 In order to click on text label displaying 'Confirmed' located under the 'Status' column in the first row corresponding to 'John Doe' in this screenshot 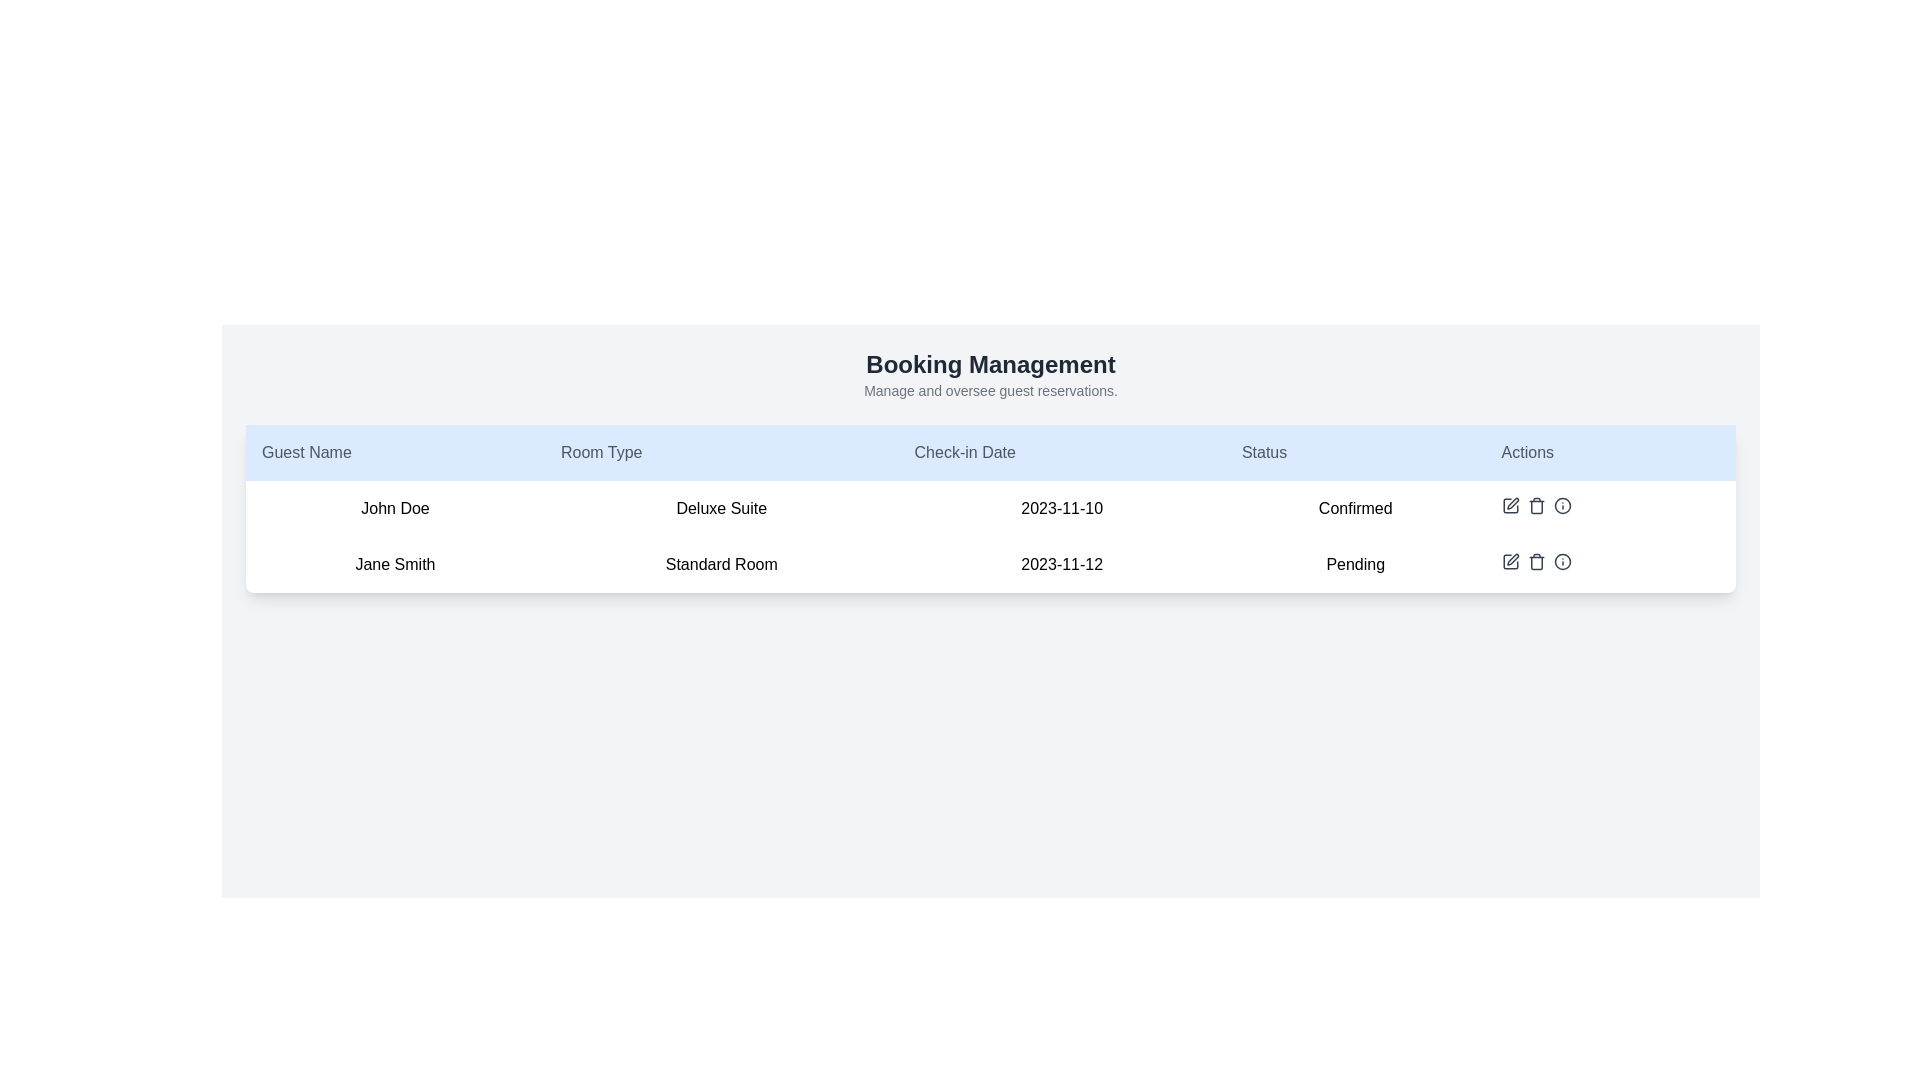, I will do `click(1355, 508)`.